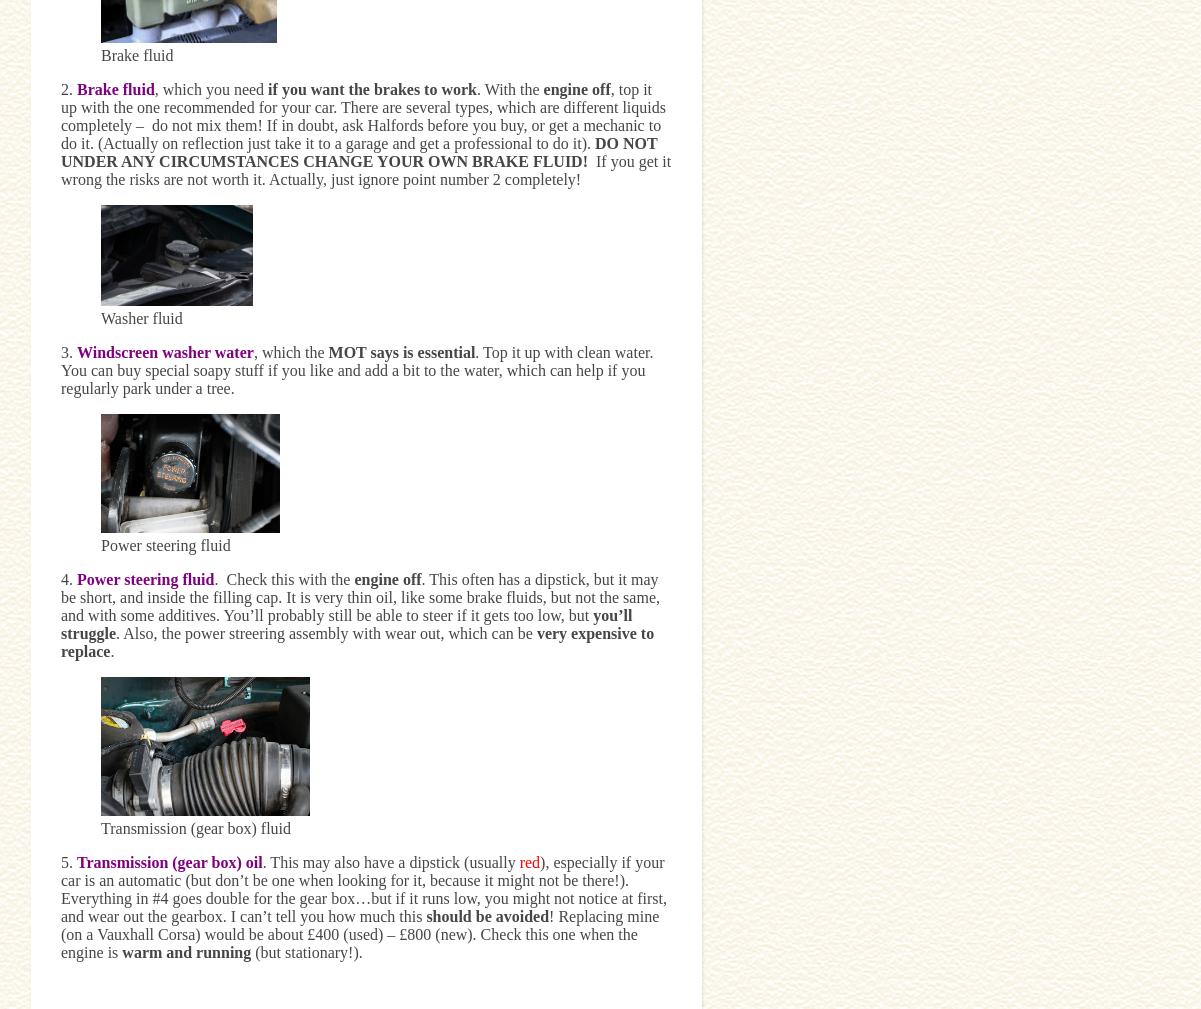  What do you see at coordinates (101, 316) in the screenshot?
I see `'Washer fluid'` at bounding box center [101, 316].